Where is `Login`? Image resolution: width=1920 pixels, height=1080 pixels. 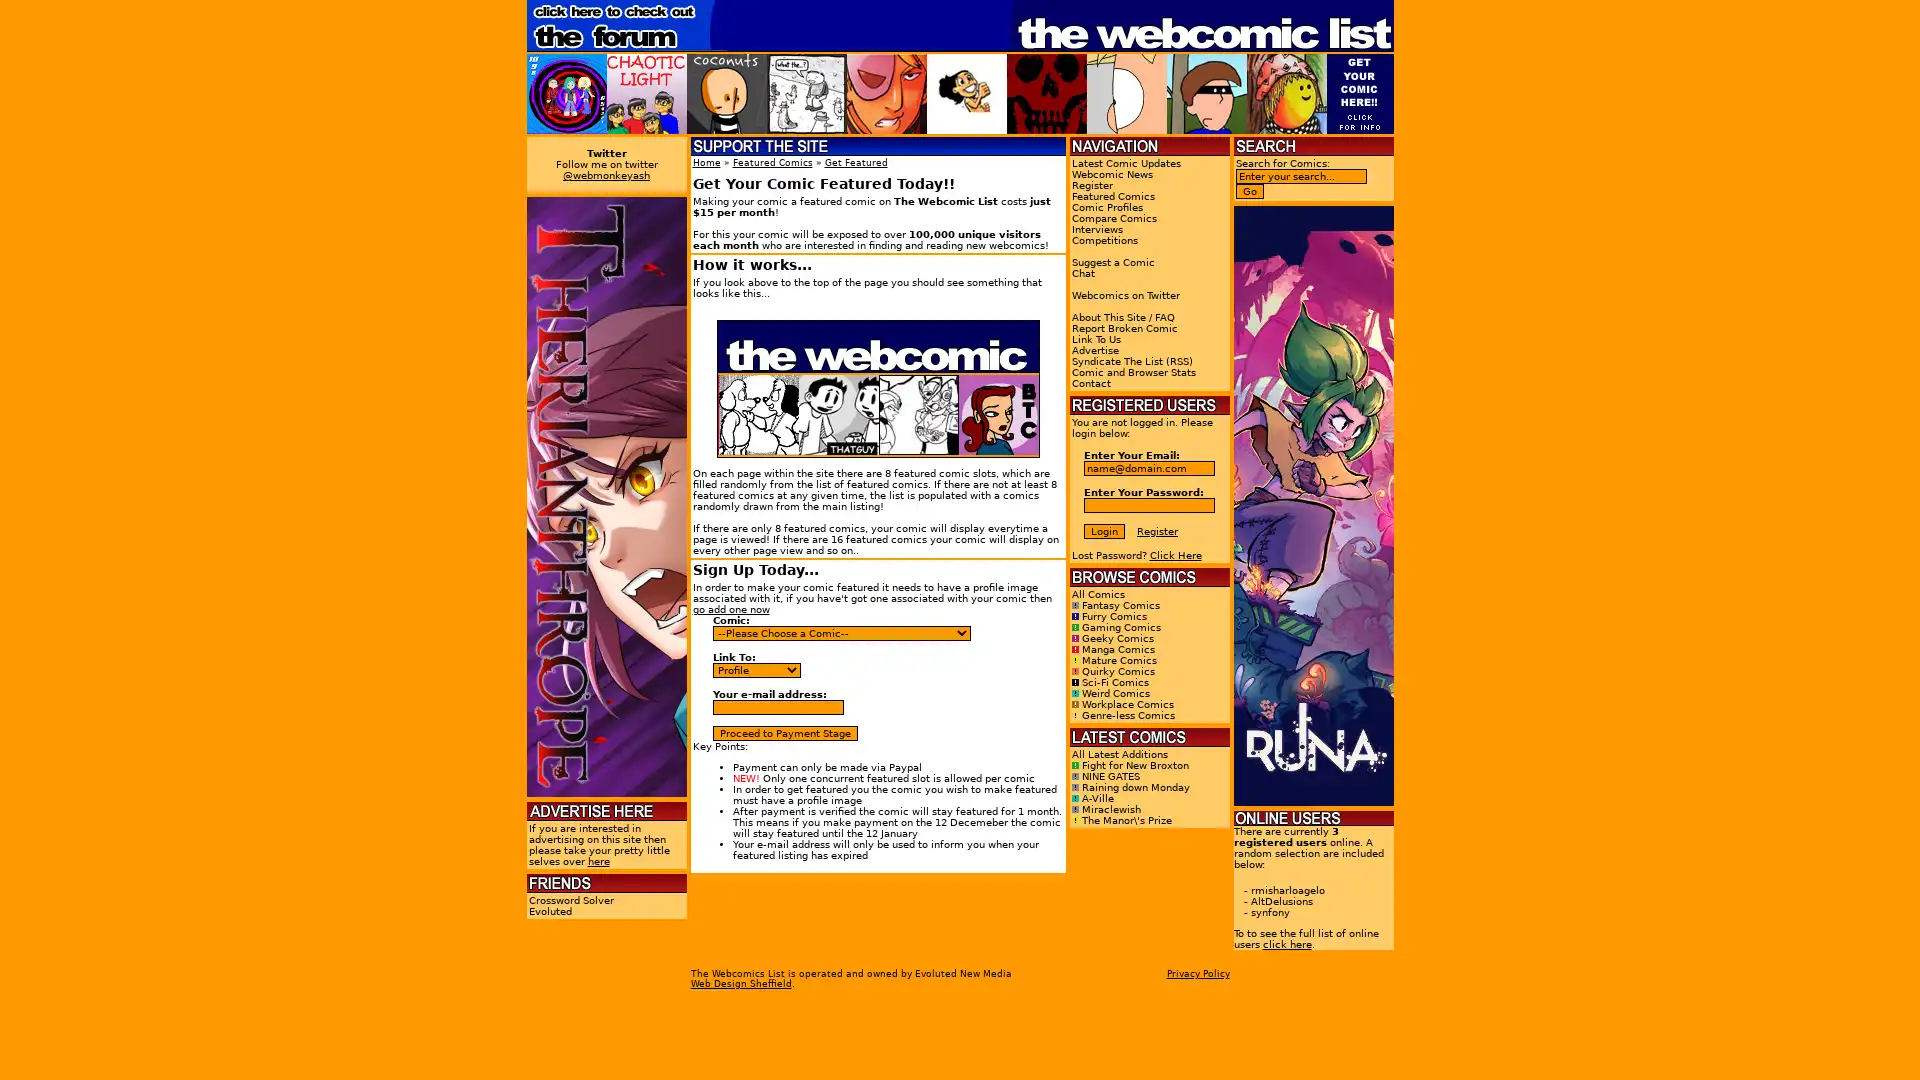
Login is located at coordinates (1103, 530).